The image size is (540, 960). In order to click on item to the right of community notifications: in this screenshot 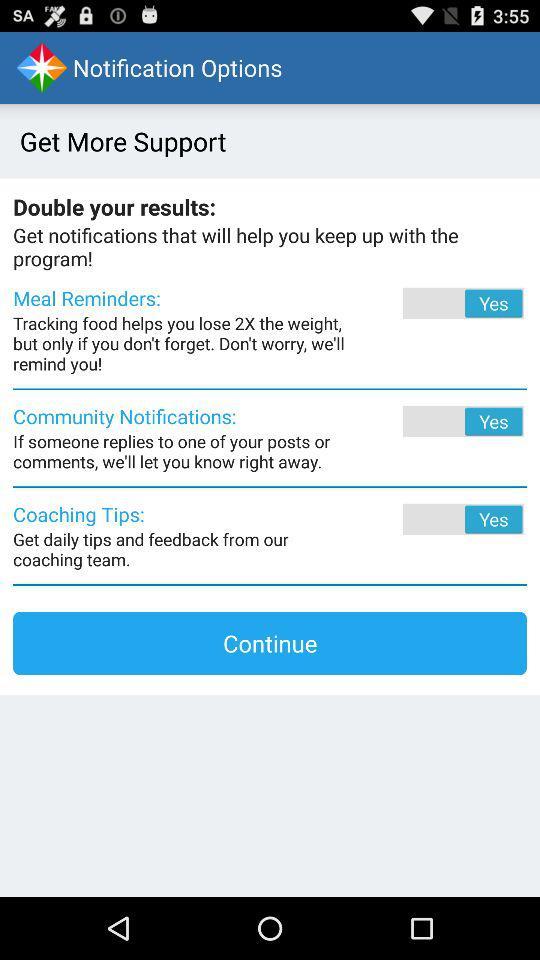, I will do `click(435, 421)`.